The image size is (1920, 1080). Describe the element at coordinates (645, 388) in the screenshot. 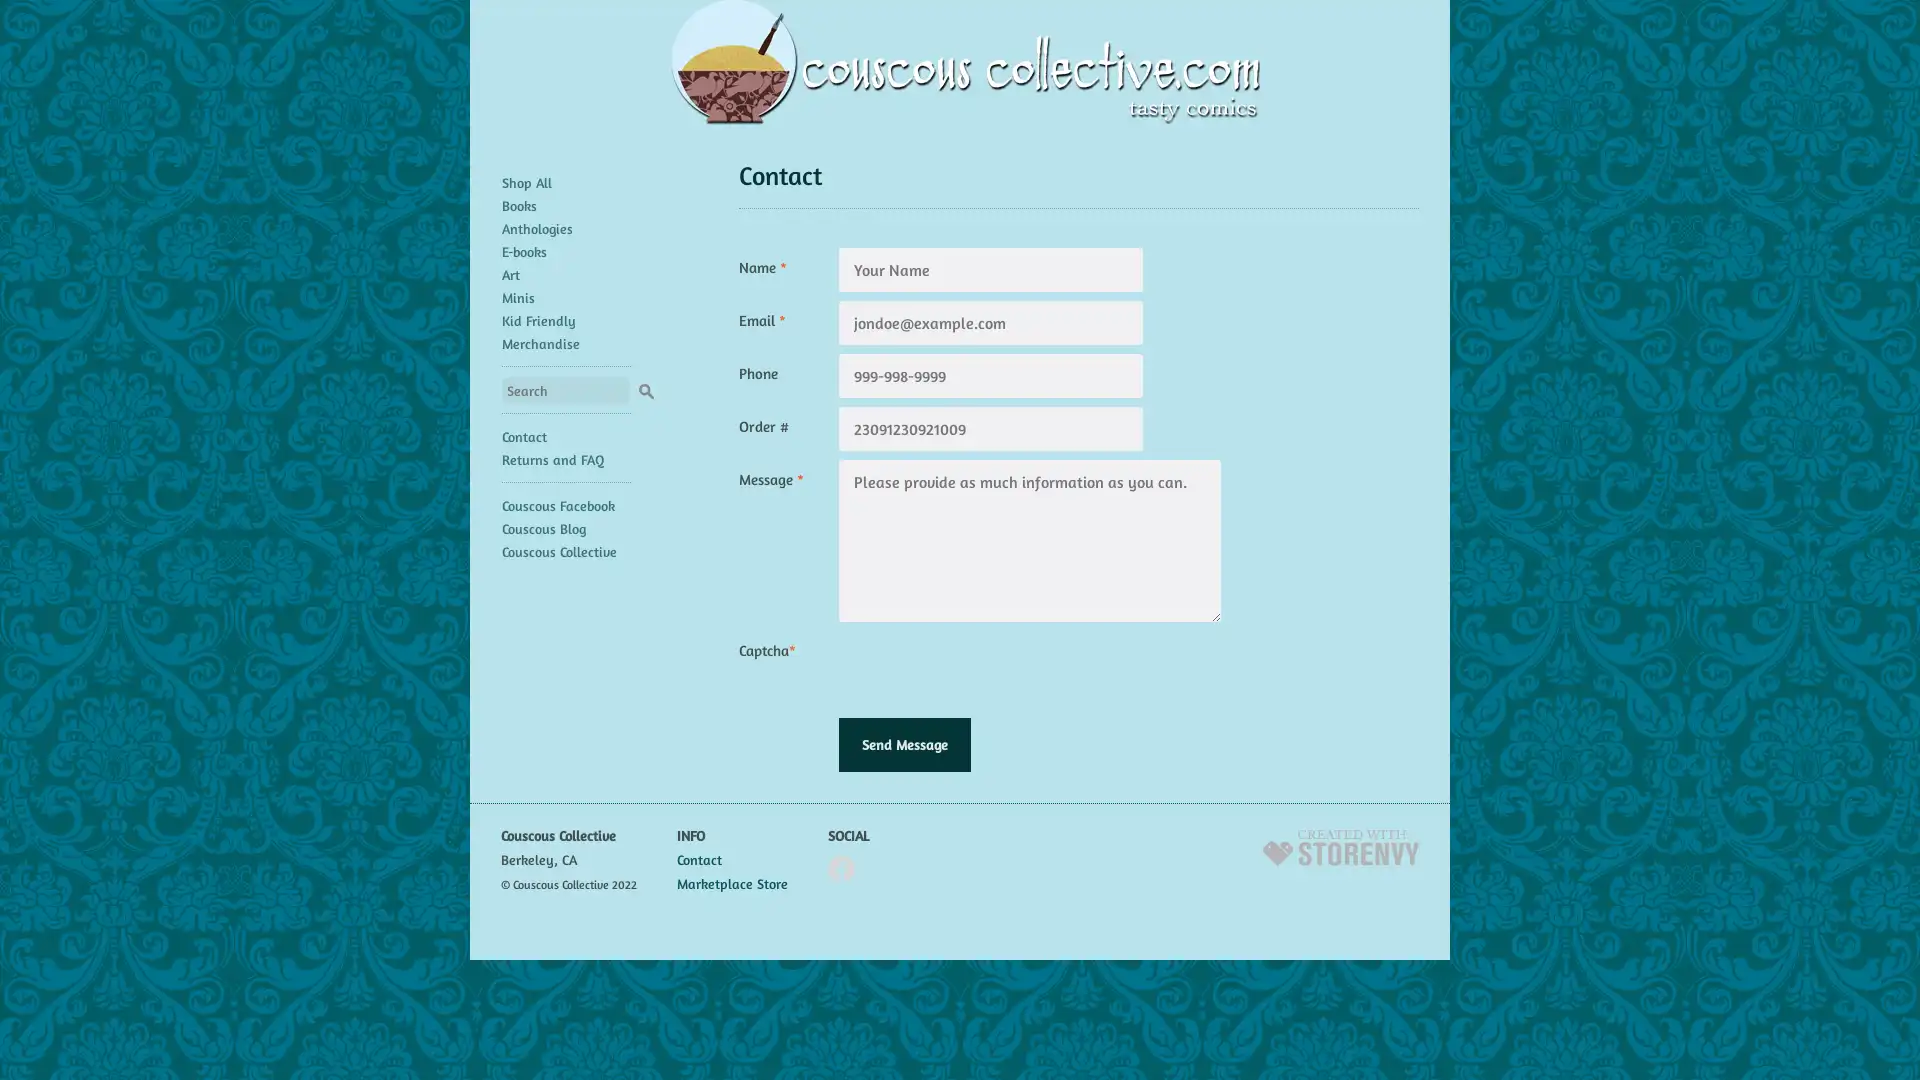

I see `Search` at that location.